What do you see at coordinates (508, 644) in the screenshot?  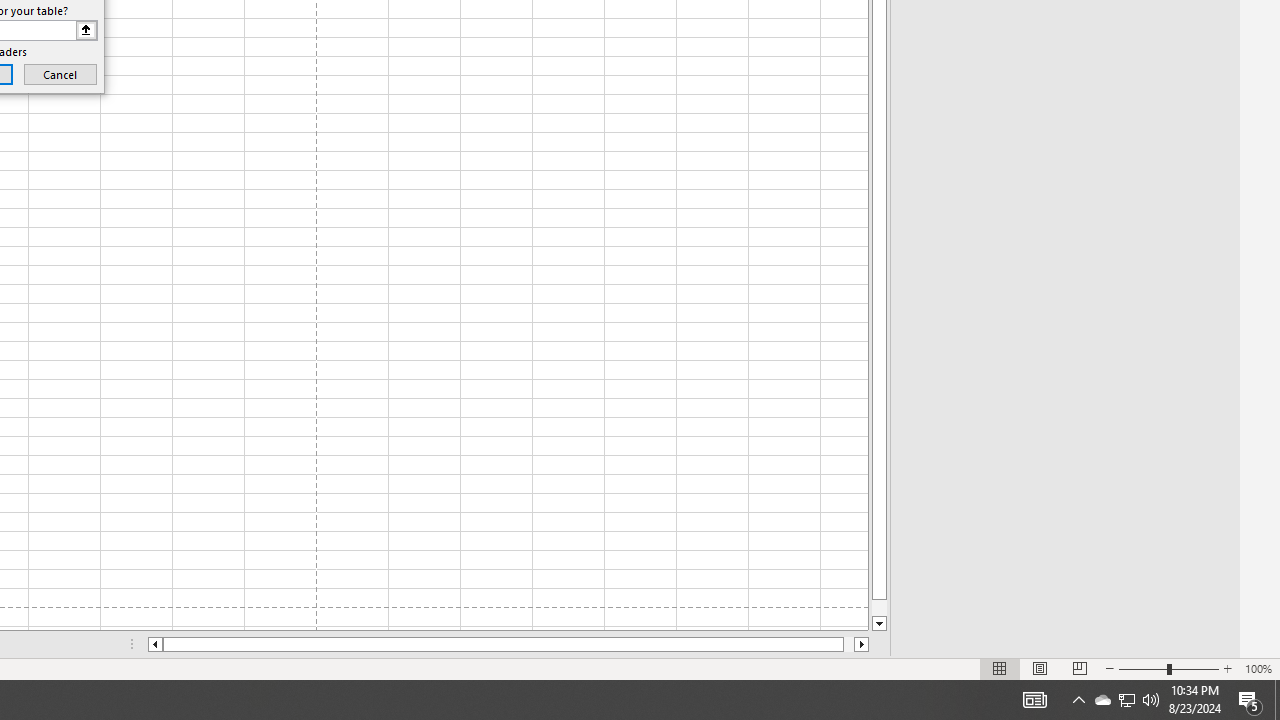 I see `'Class: NetUIScrollBar'` at bounding box center [508, 644].